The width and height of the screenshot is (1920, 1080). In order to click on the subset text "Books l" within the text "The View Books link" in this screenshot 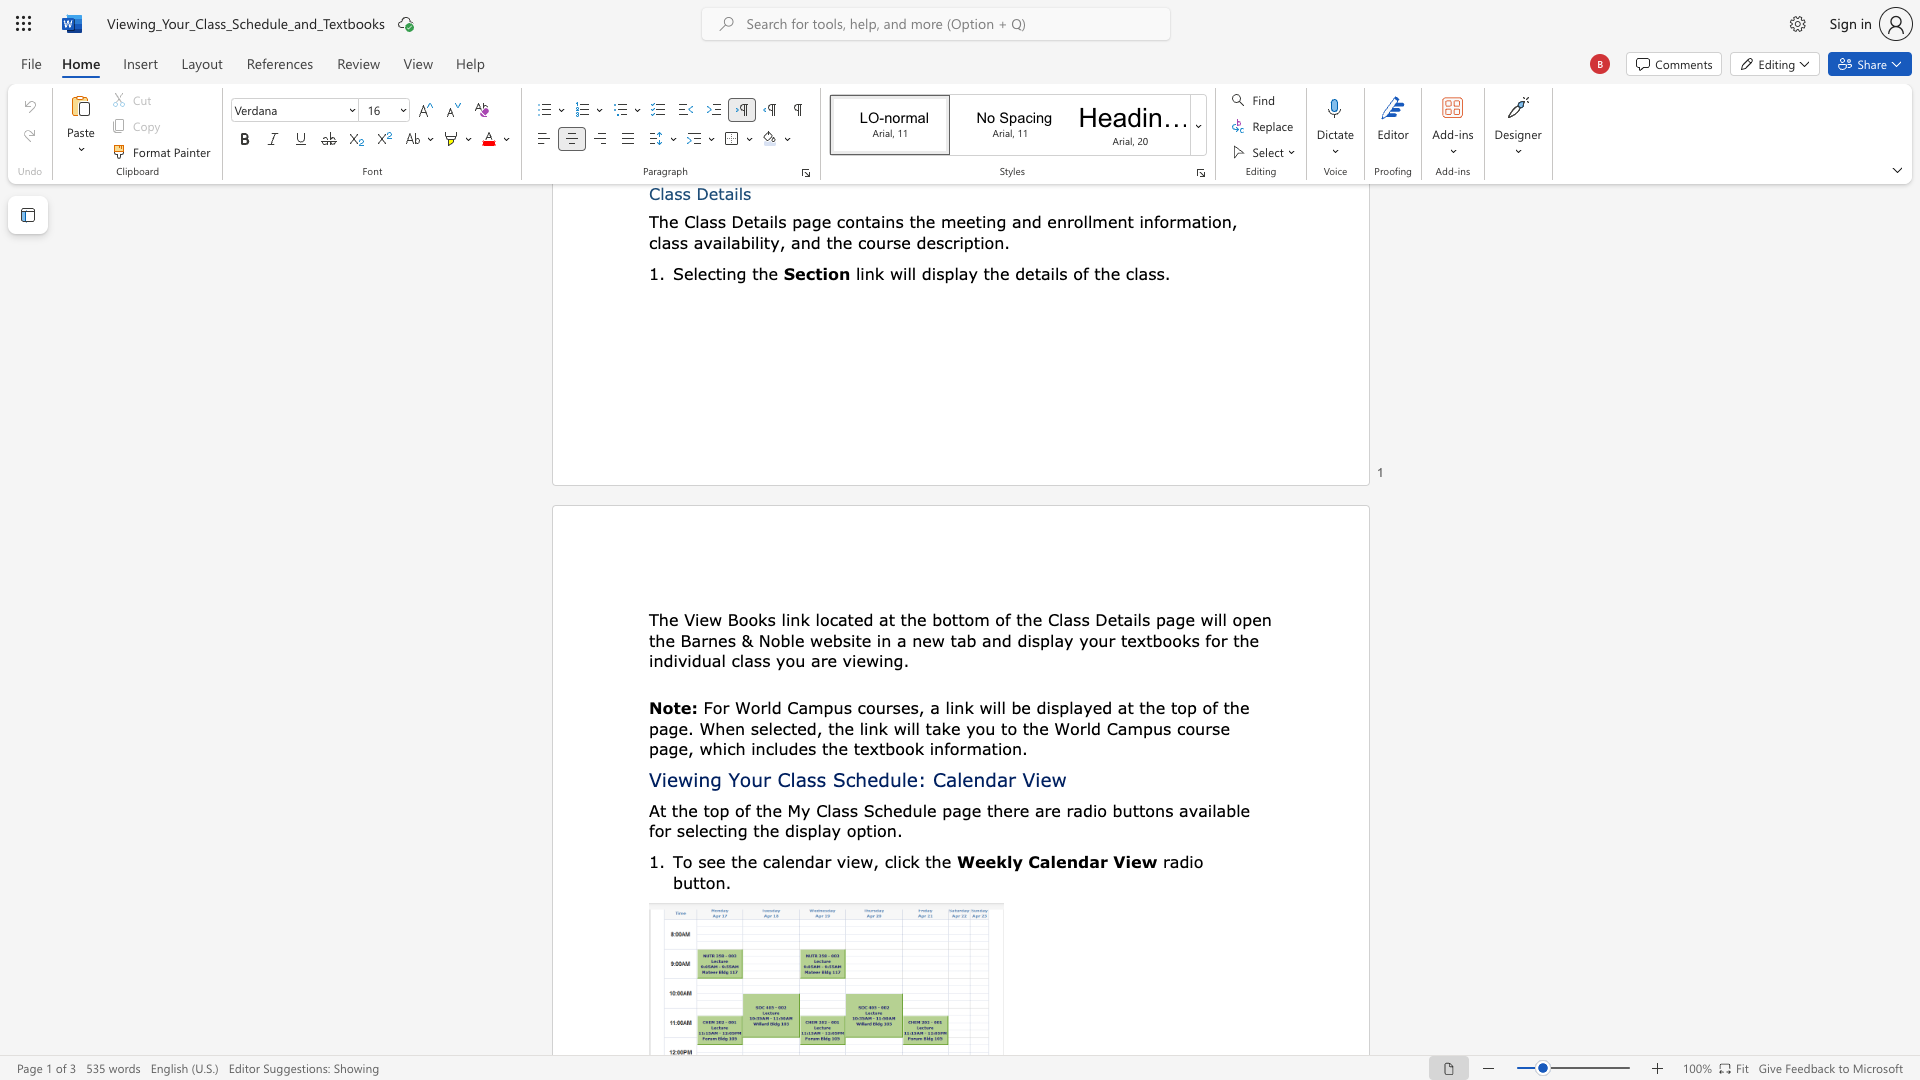, I will do `click(726, 618)`.